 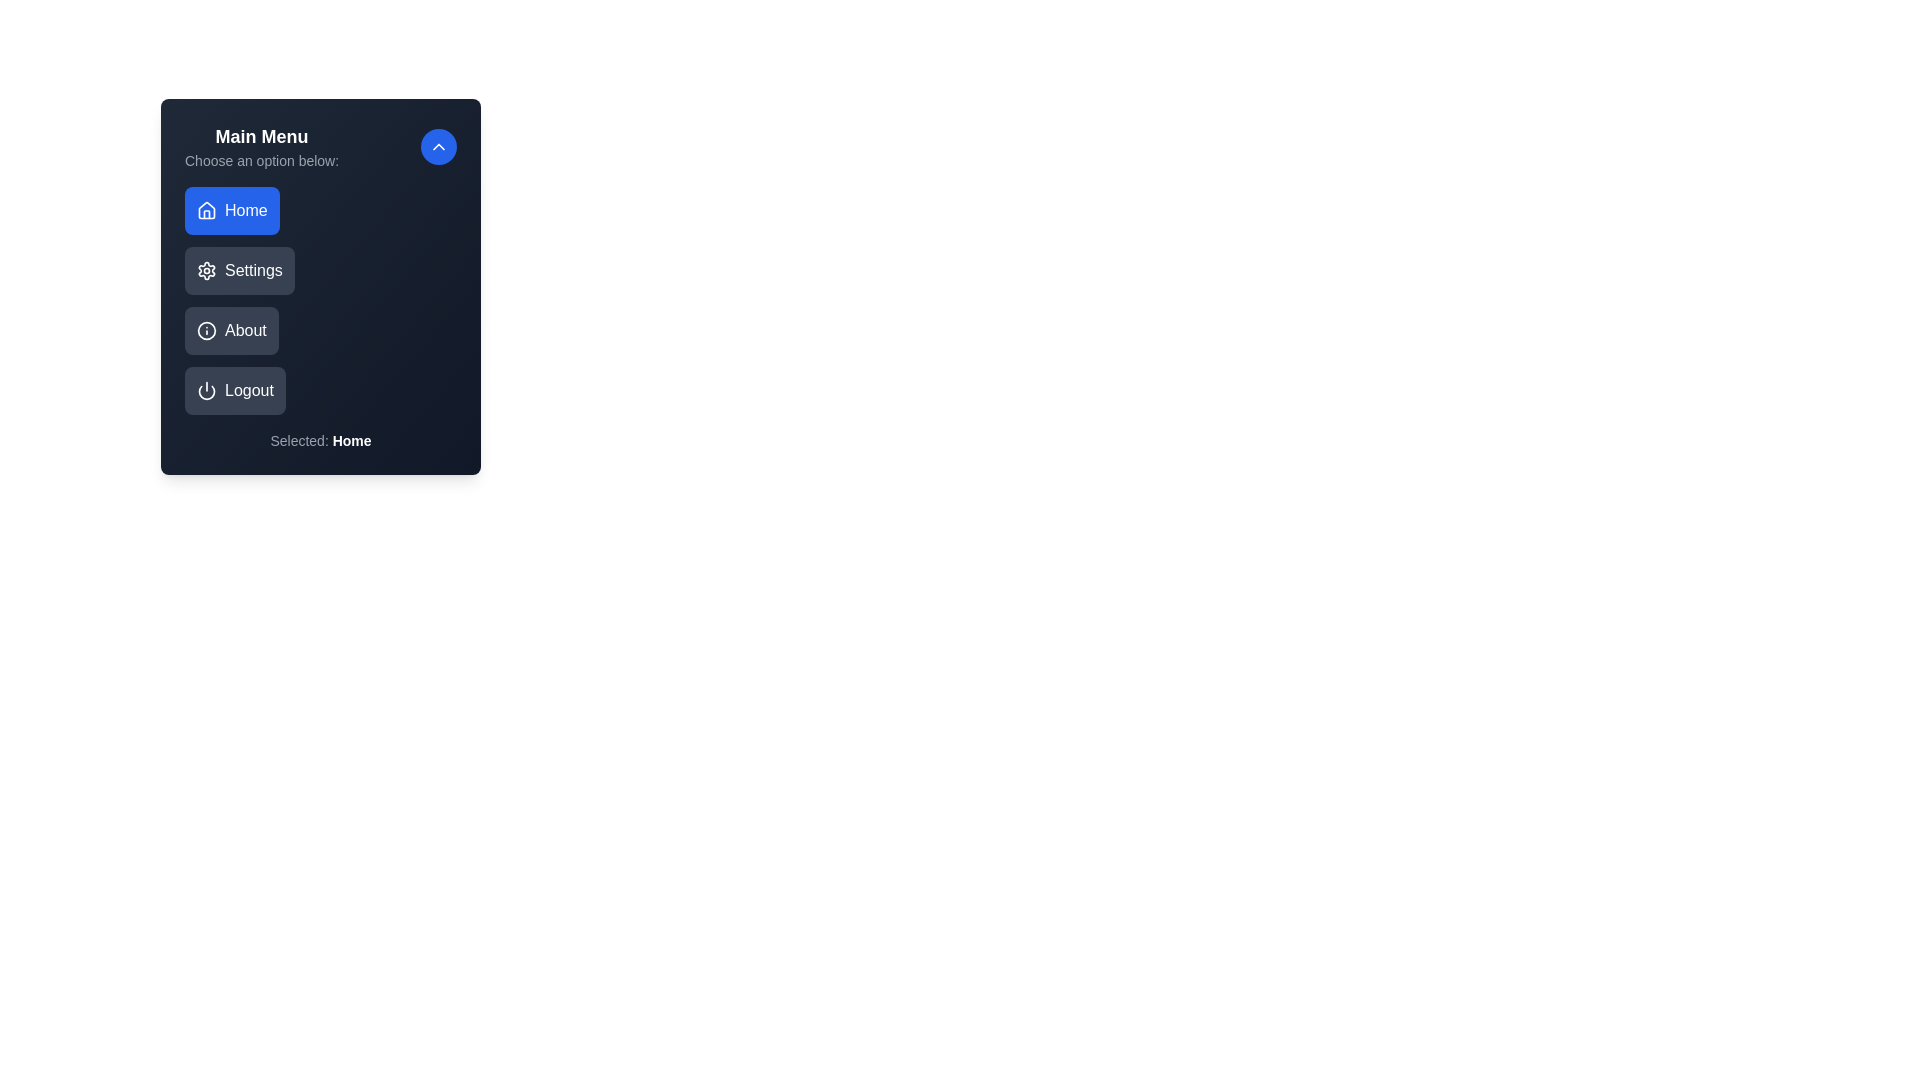 What do you see at coordinates (206, 330) in the screenshot?
I see `the 'About' icon located within the button labeled 'About' in the navigation menu, positioned to the left of the text label` at bounding box center [206, 330].